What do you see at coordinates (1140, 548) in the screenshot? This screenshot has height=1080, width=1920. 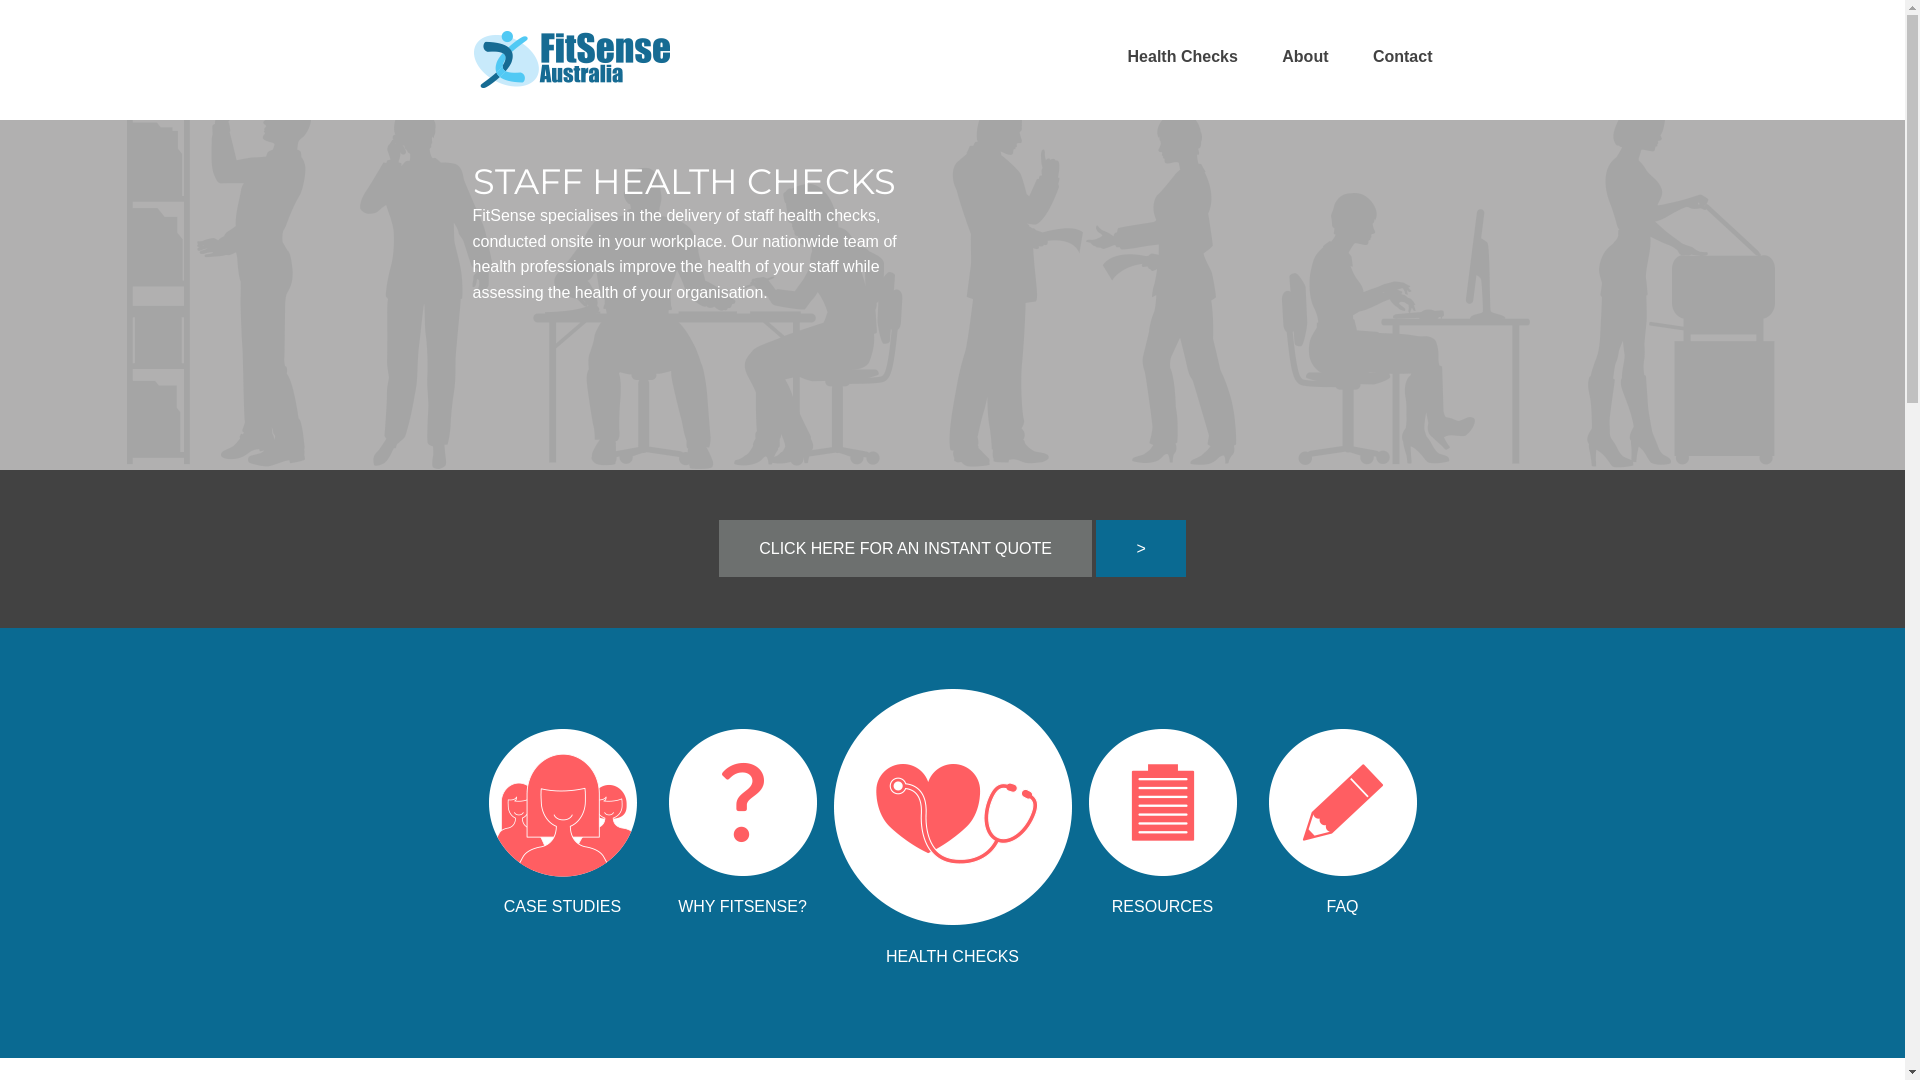 I see `'>'` at bounding box center [1140, 548].